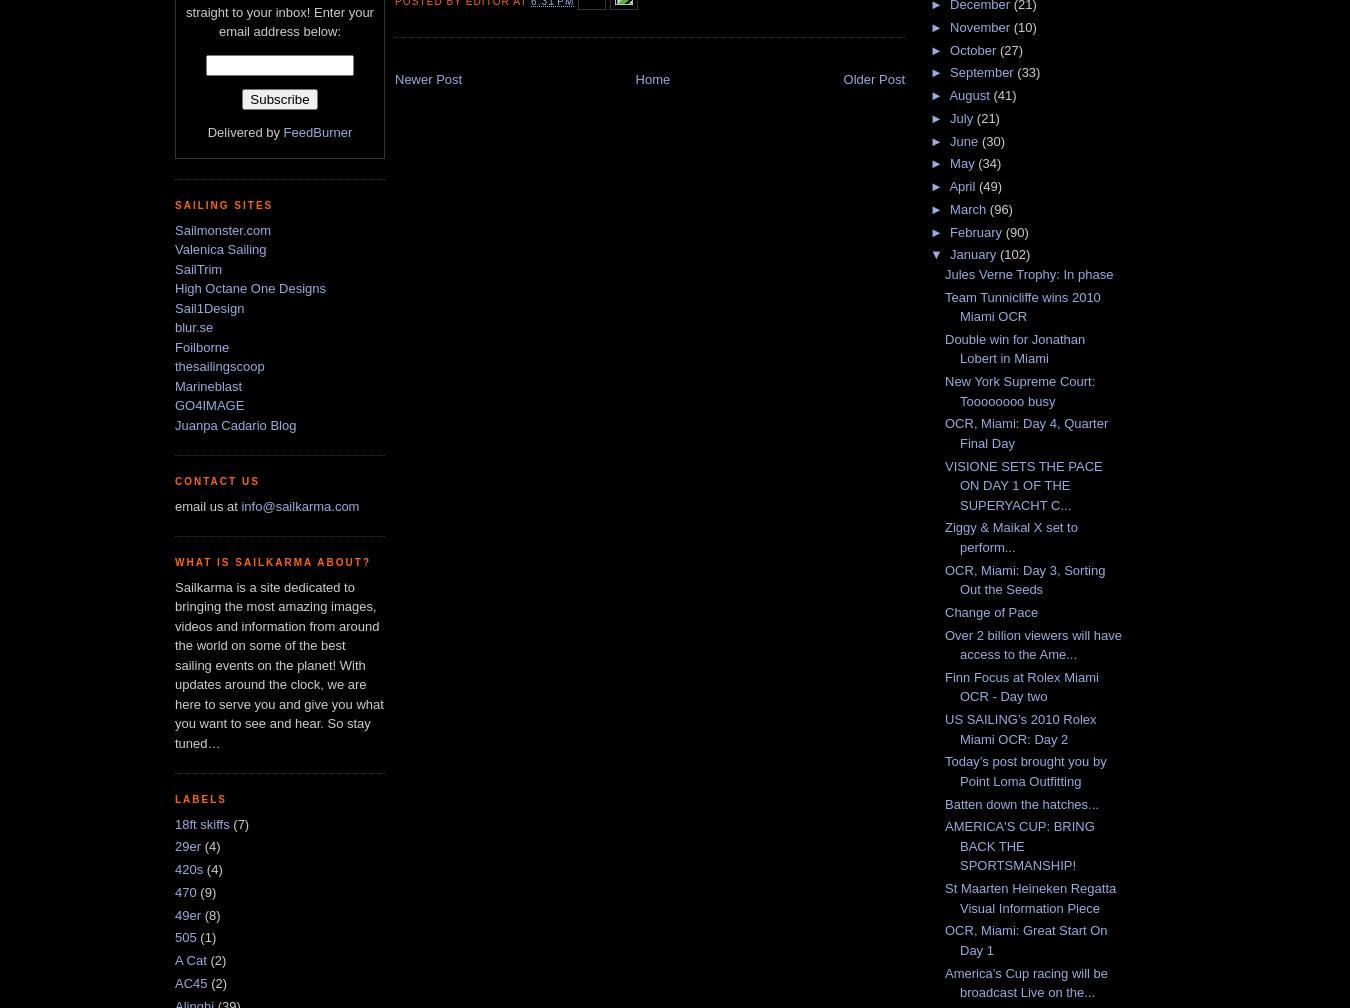 Image resolution: width=1350 pixels, height=1008 pixels. Describe the element at coordinates (1026, 982) in the screenshot. I see `'America’s Cup racing will be broadcast Live on the...'` at that location.